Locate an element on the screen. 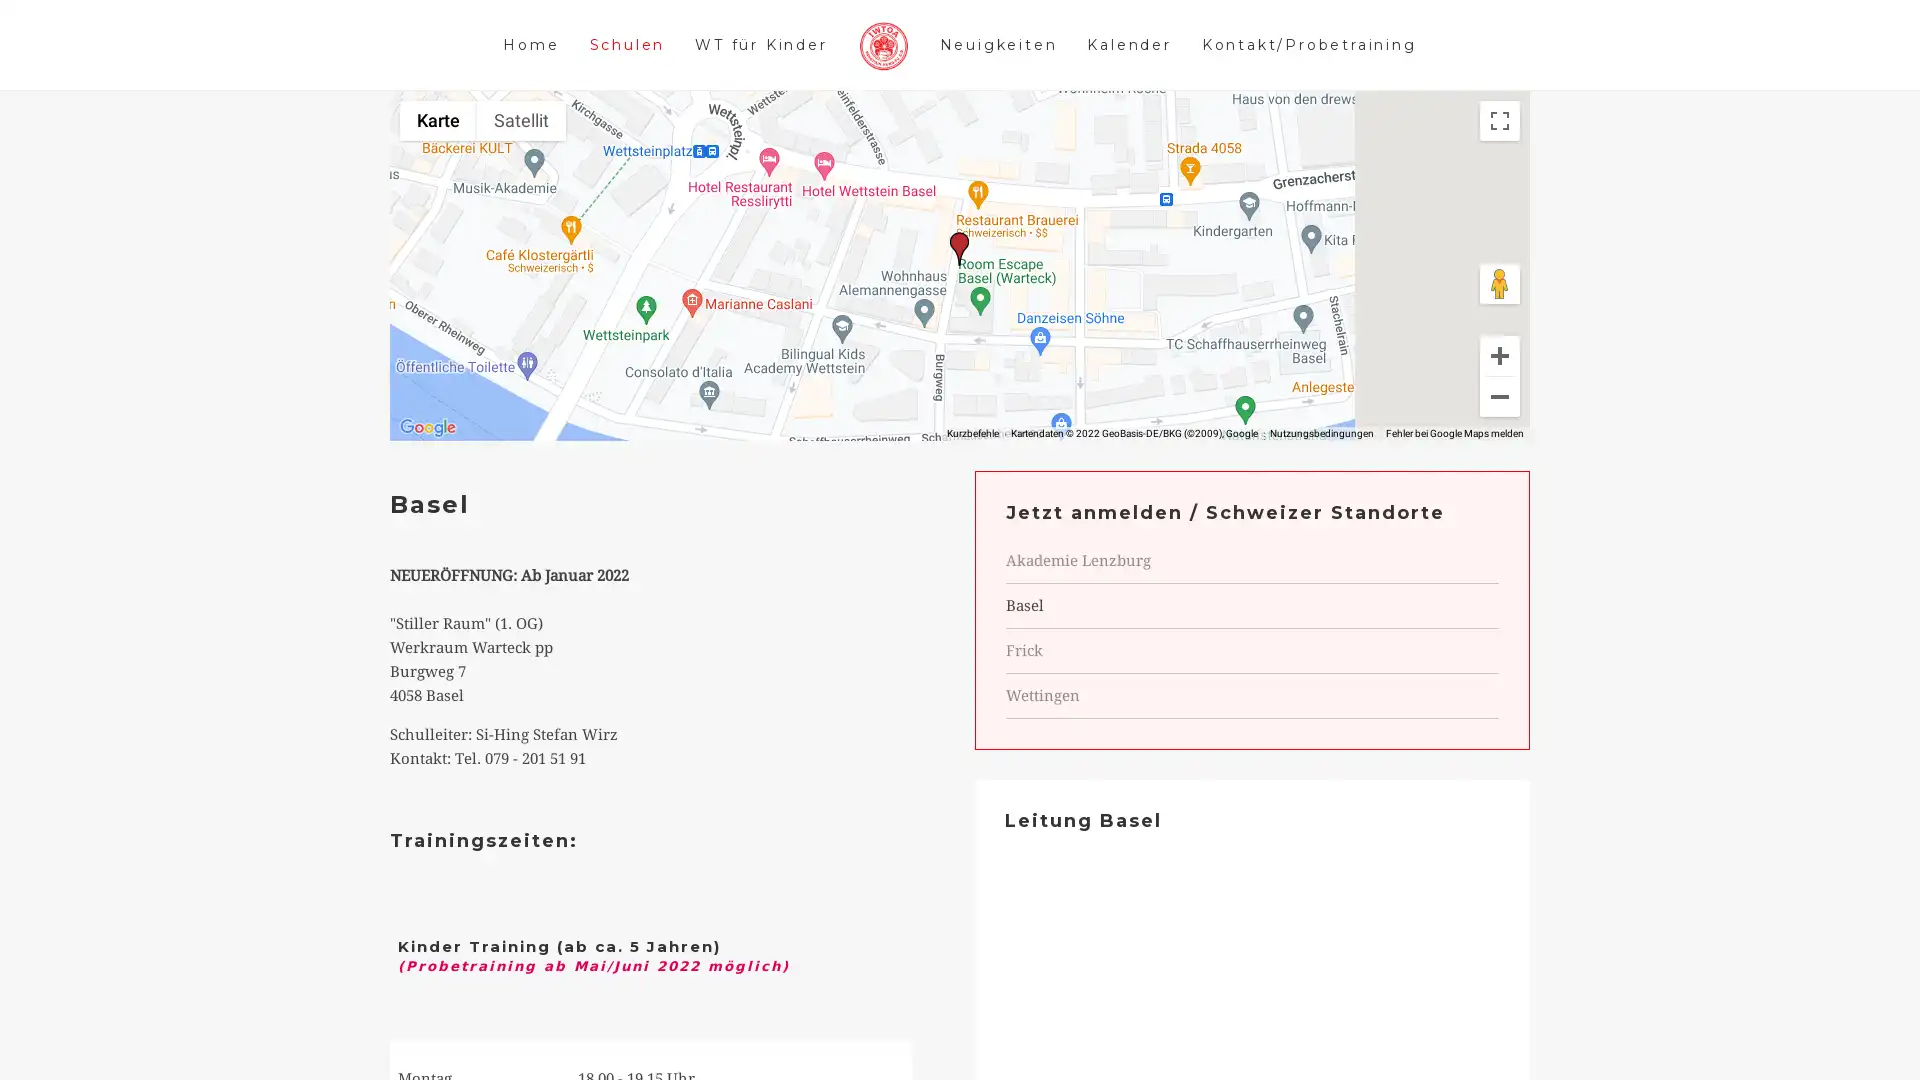  Kurzbefehle is located at coordinates (973, 463).